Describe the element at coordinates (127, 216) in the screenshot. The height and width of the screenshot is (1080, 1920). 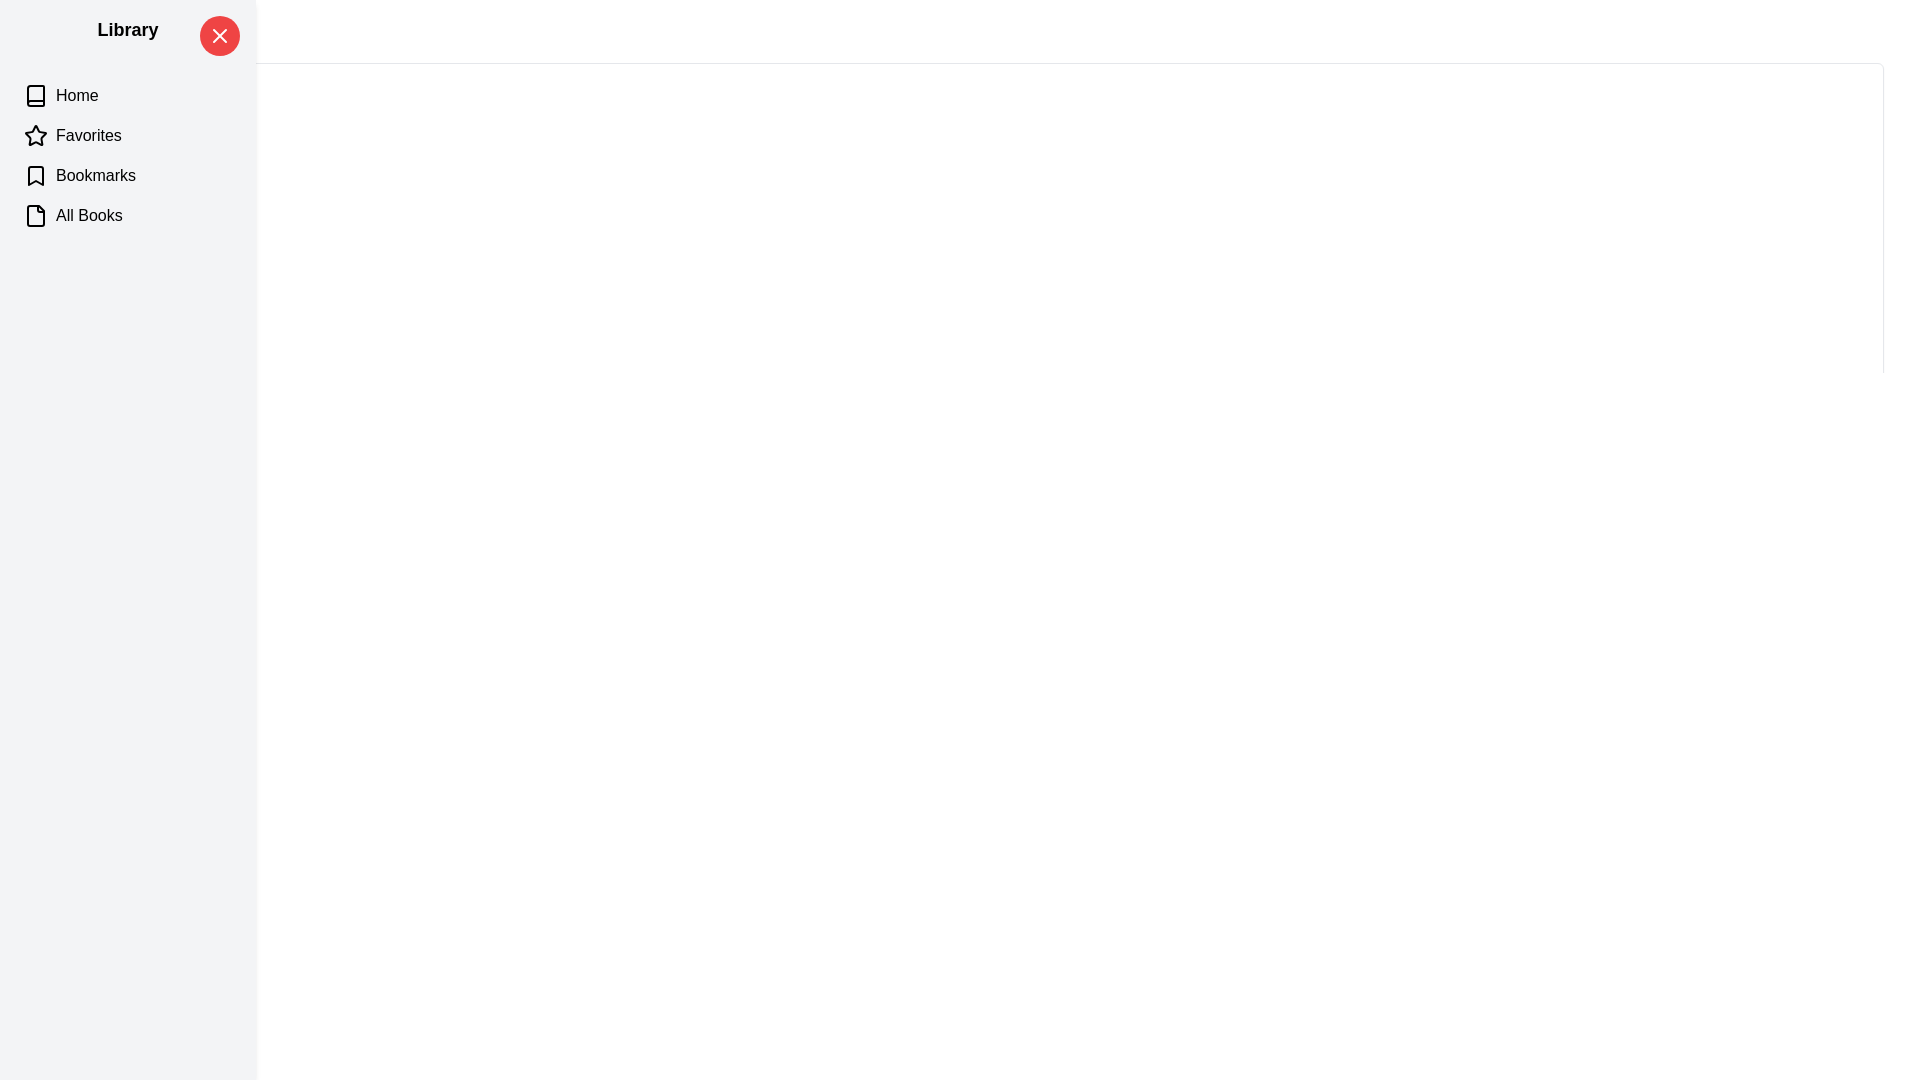
I see `the category All Books in the drawer` at that location.